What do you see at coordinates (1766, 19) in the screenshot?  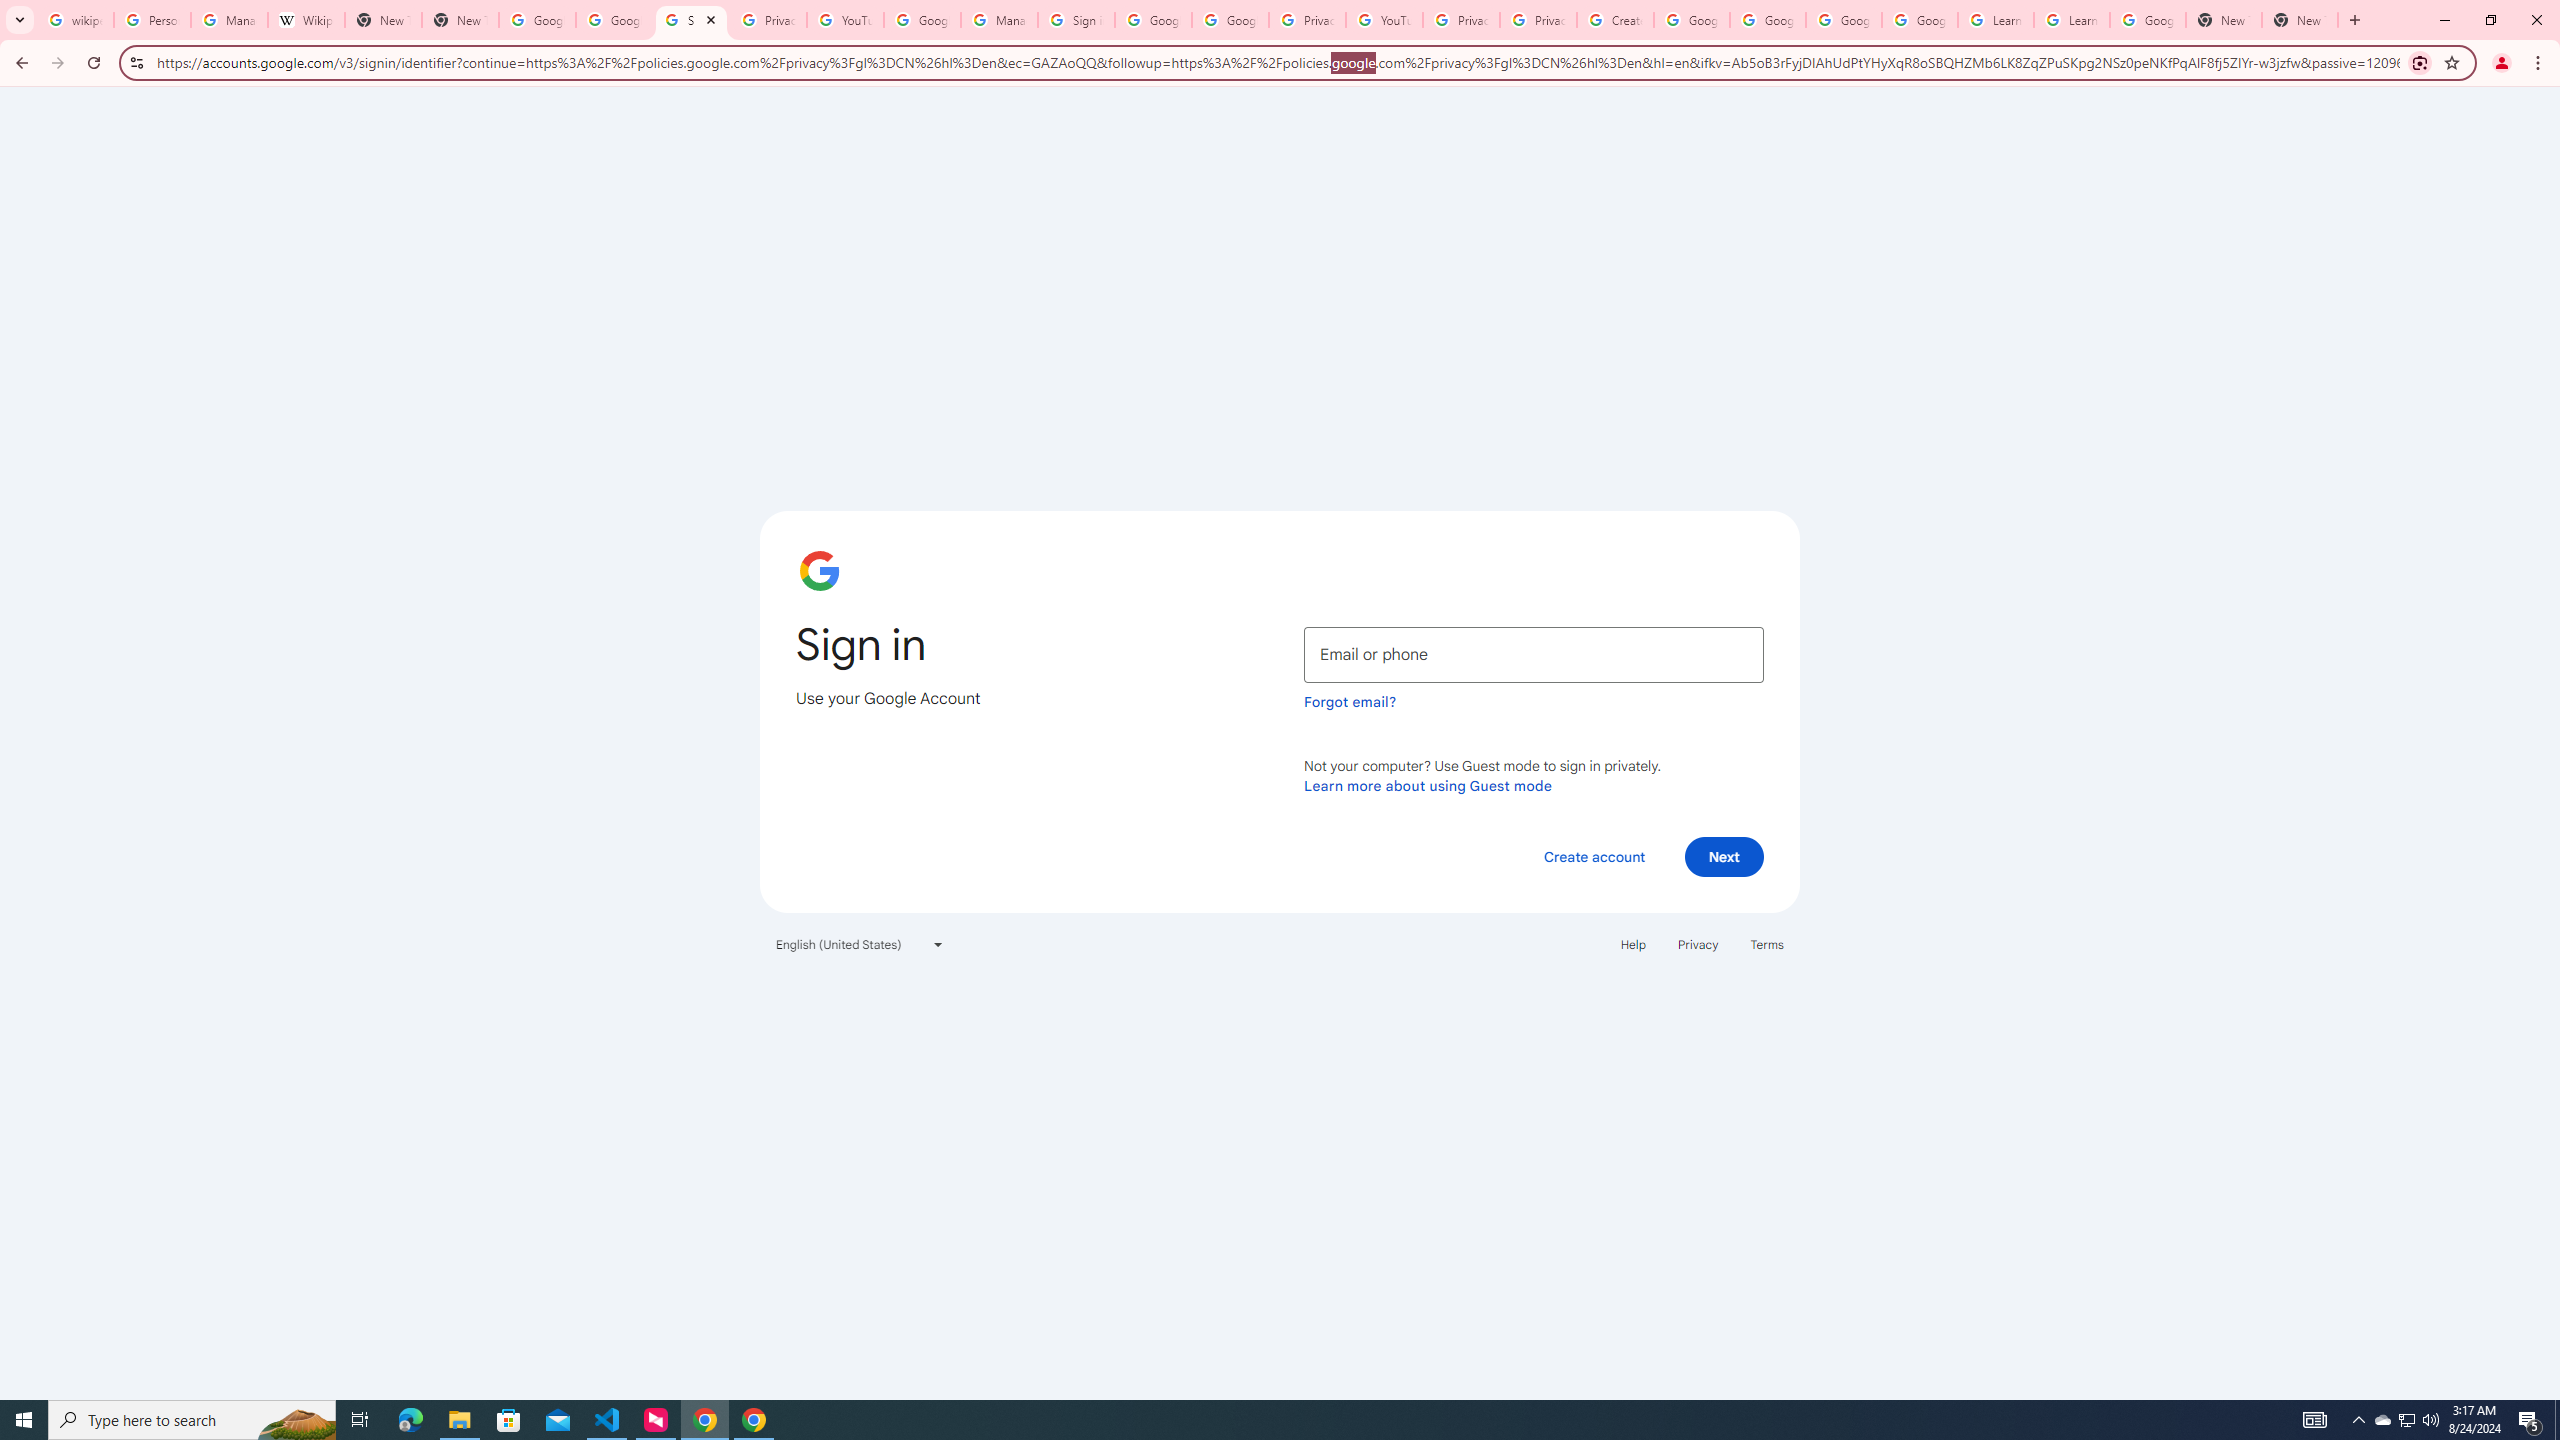 I see `'Google Account Help'` at bounding box center [1766, 19].